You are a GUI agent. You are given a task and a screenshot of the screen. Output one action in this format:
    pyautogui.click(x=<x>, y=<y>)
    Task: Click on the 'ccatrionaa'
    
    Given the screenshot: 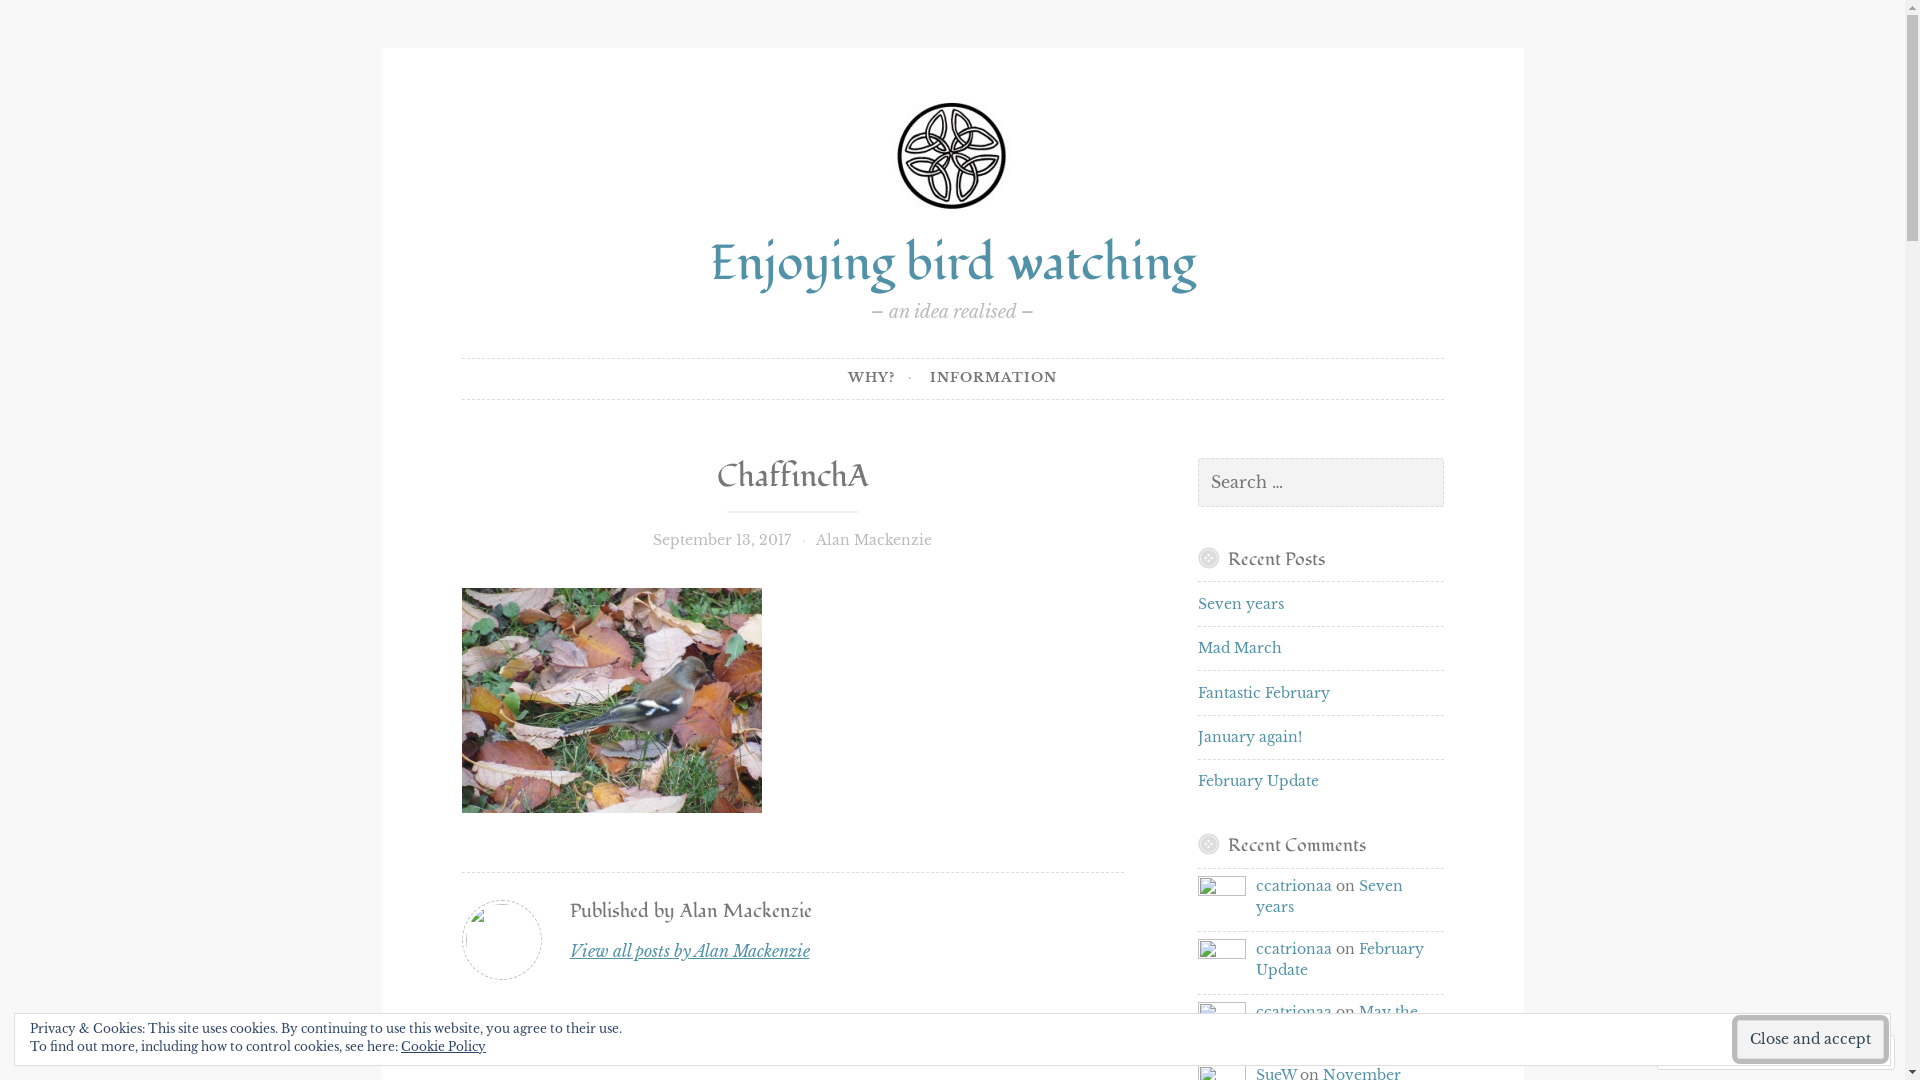 What is the action you would take?
    pyautogui.click(x=1255, y=885)
    